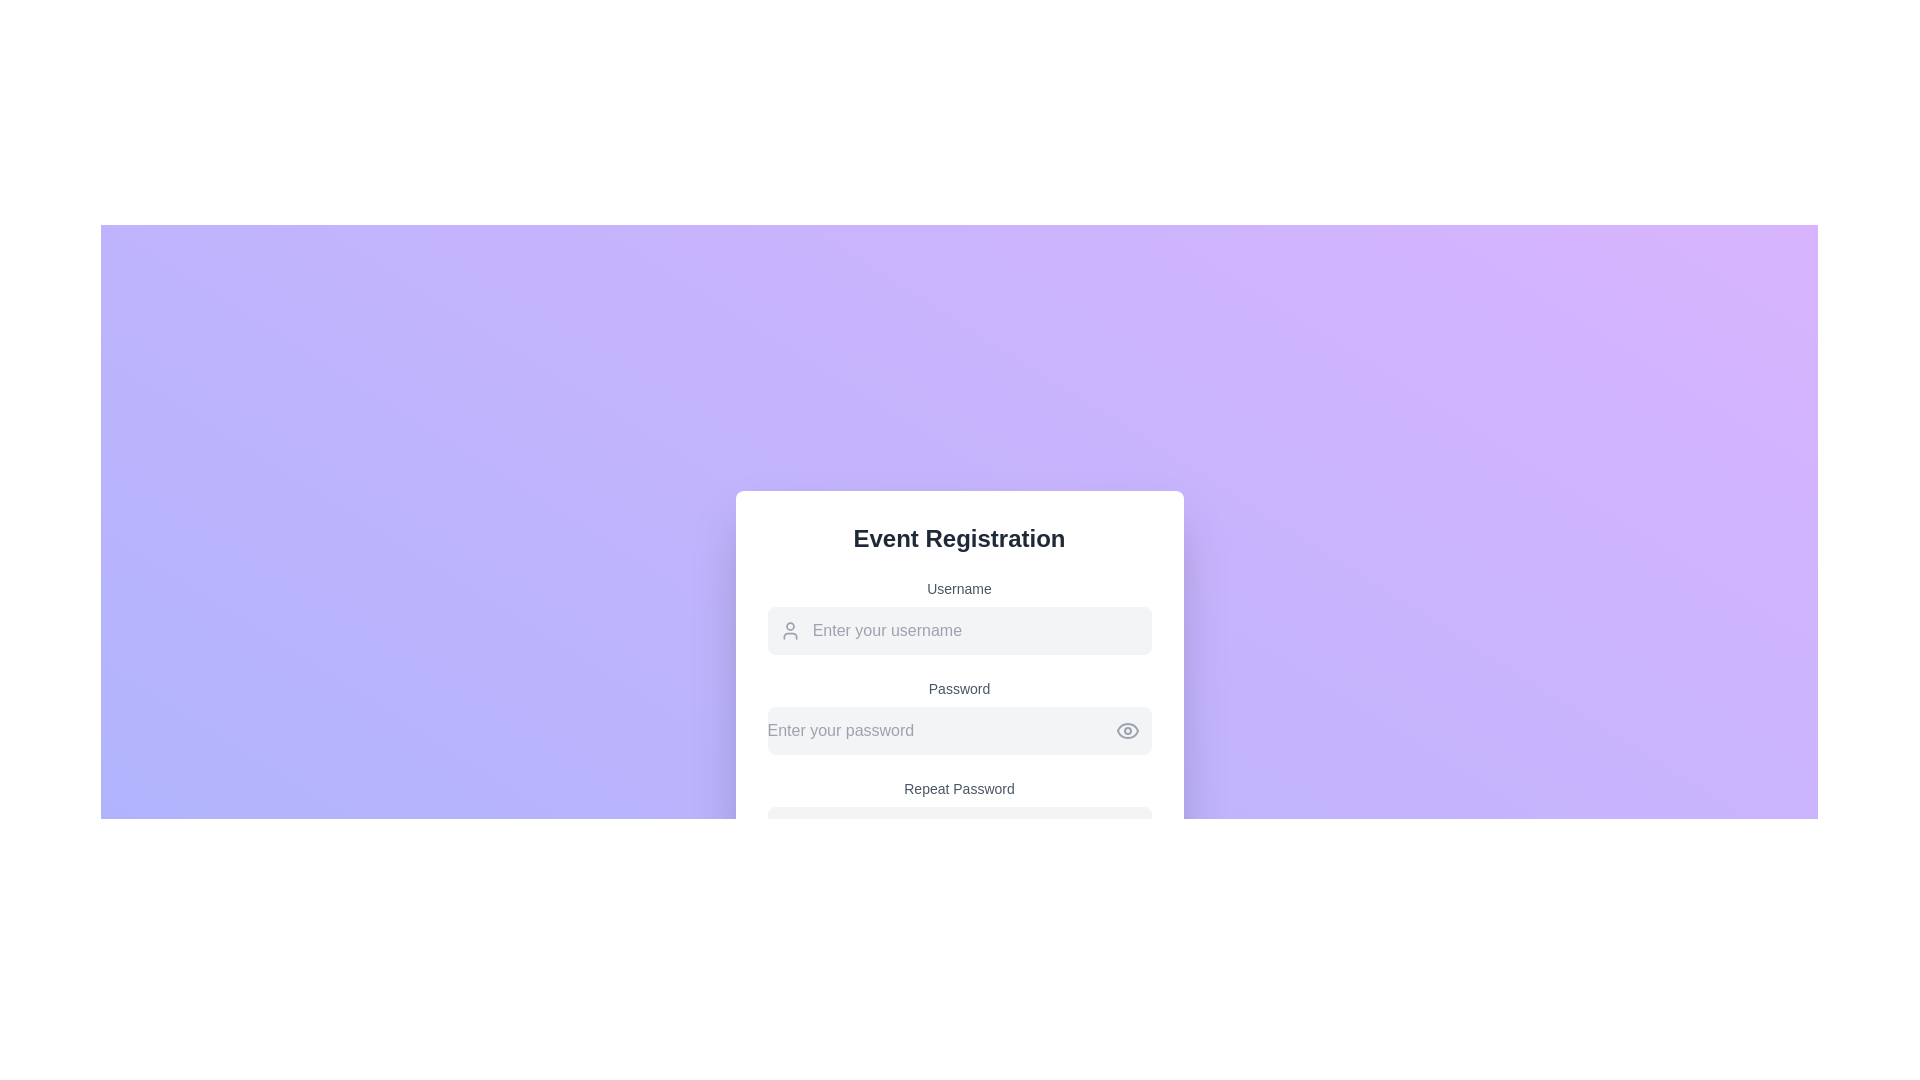 The image size is (1920, 1080). What do you see at coordinates (1127, 731) in the screenshot?
I see `the eye icon within the password input field, which is styled in minimalistic line art design, located at the right end of the password input box` at bounding box center [1127, 731].